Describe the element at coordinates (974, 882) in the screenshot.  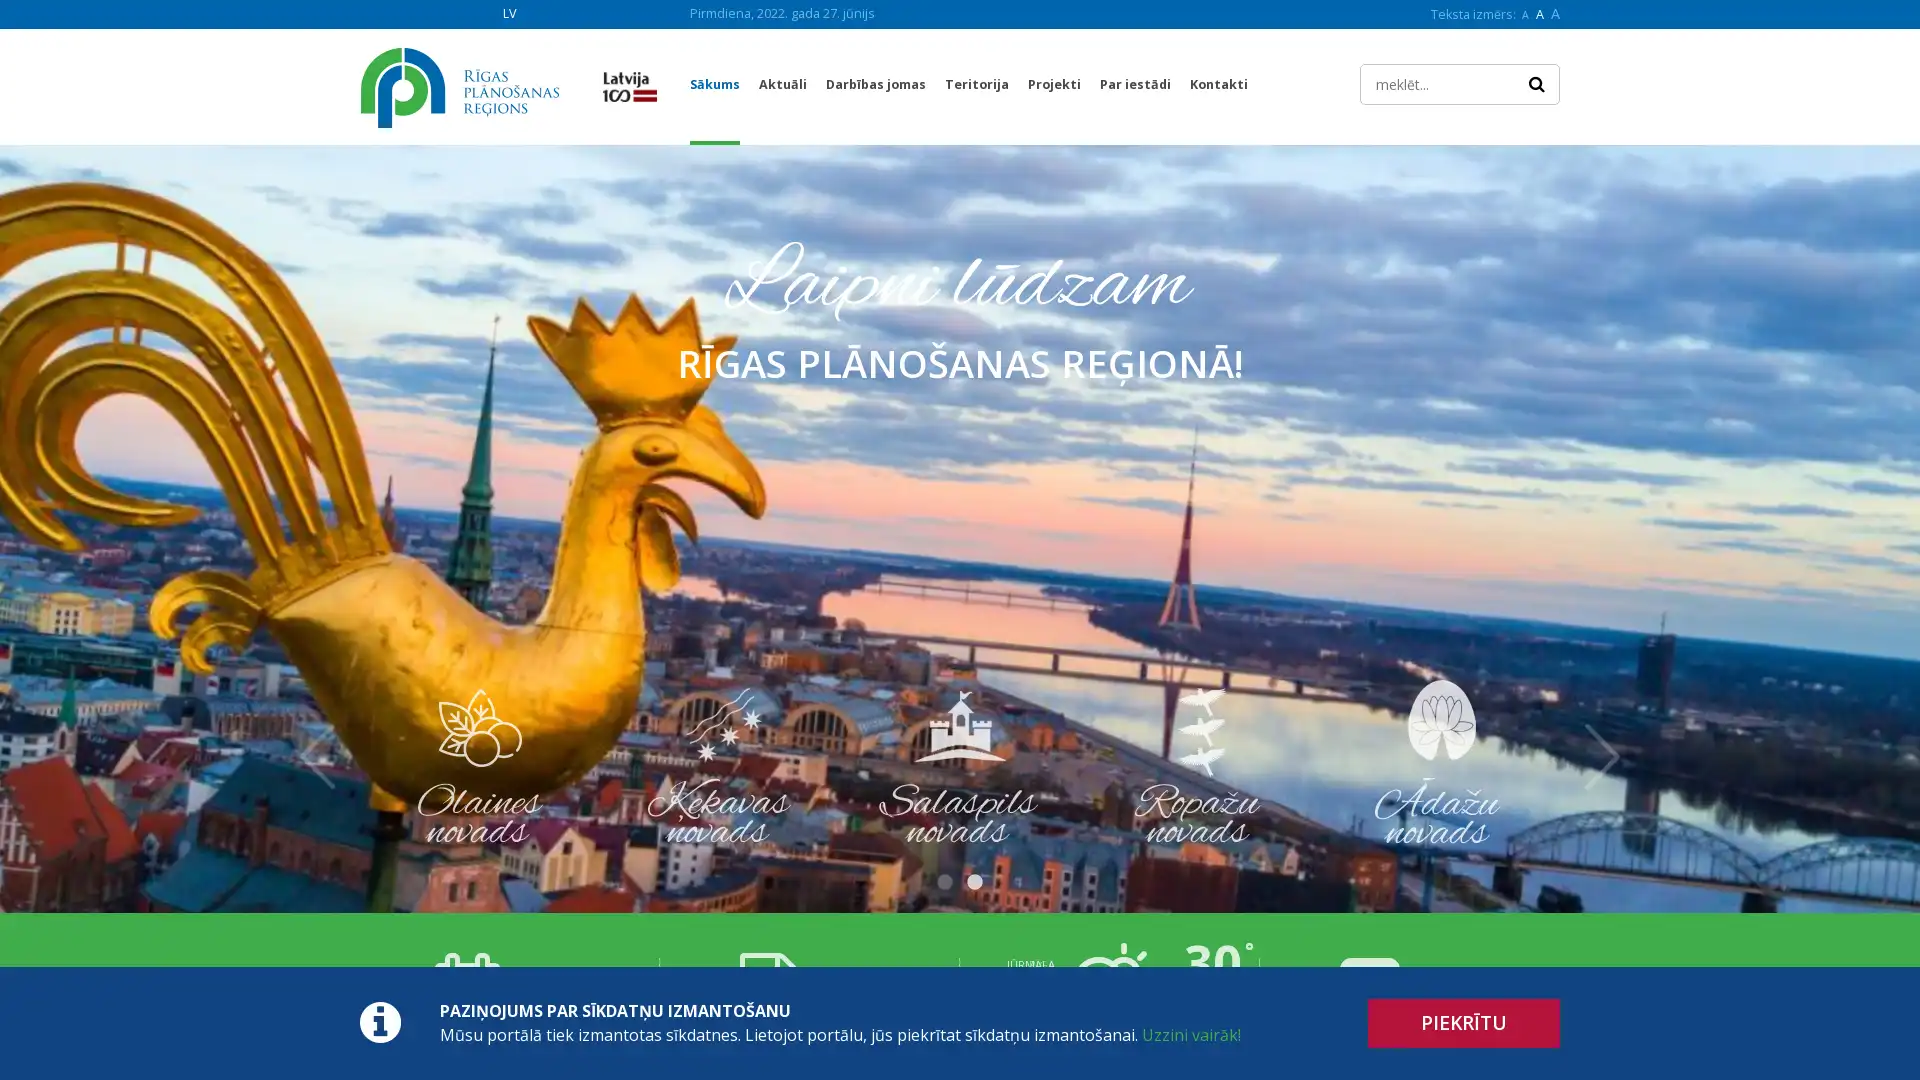
I see `2` at that location.